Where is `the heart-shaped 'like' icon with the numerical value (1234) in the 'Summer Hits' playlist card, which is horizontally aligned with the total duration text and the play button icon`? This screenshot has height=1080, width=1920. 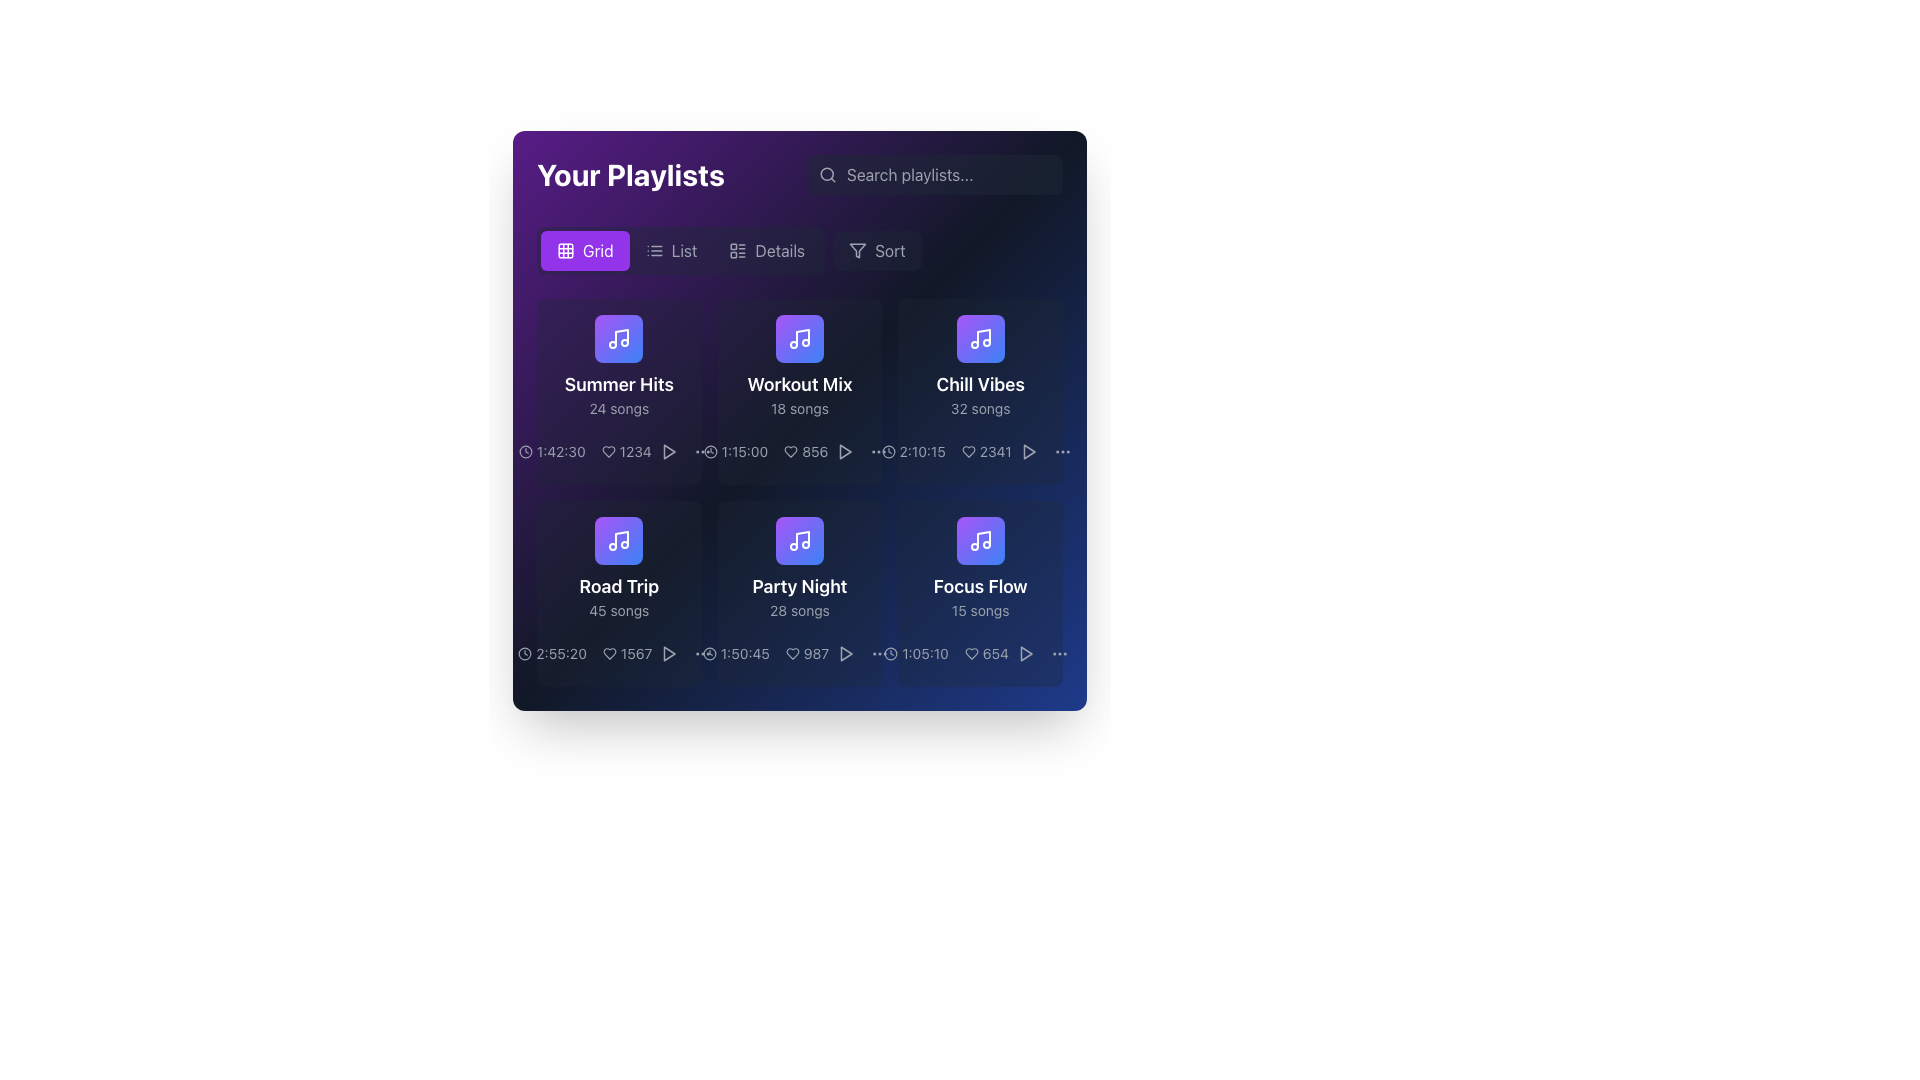 the heart-shaped 'like' icon with the numerical value (1234) in the 'Summer Hits' playlist card, which is horizontally aligned with the total duration text and the play button icon is located at coordinates (618, 451).